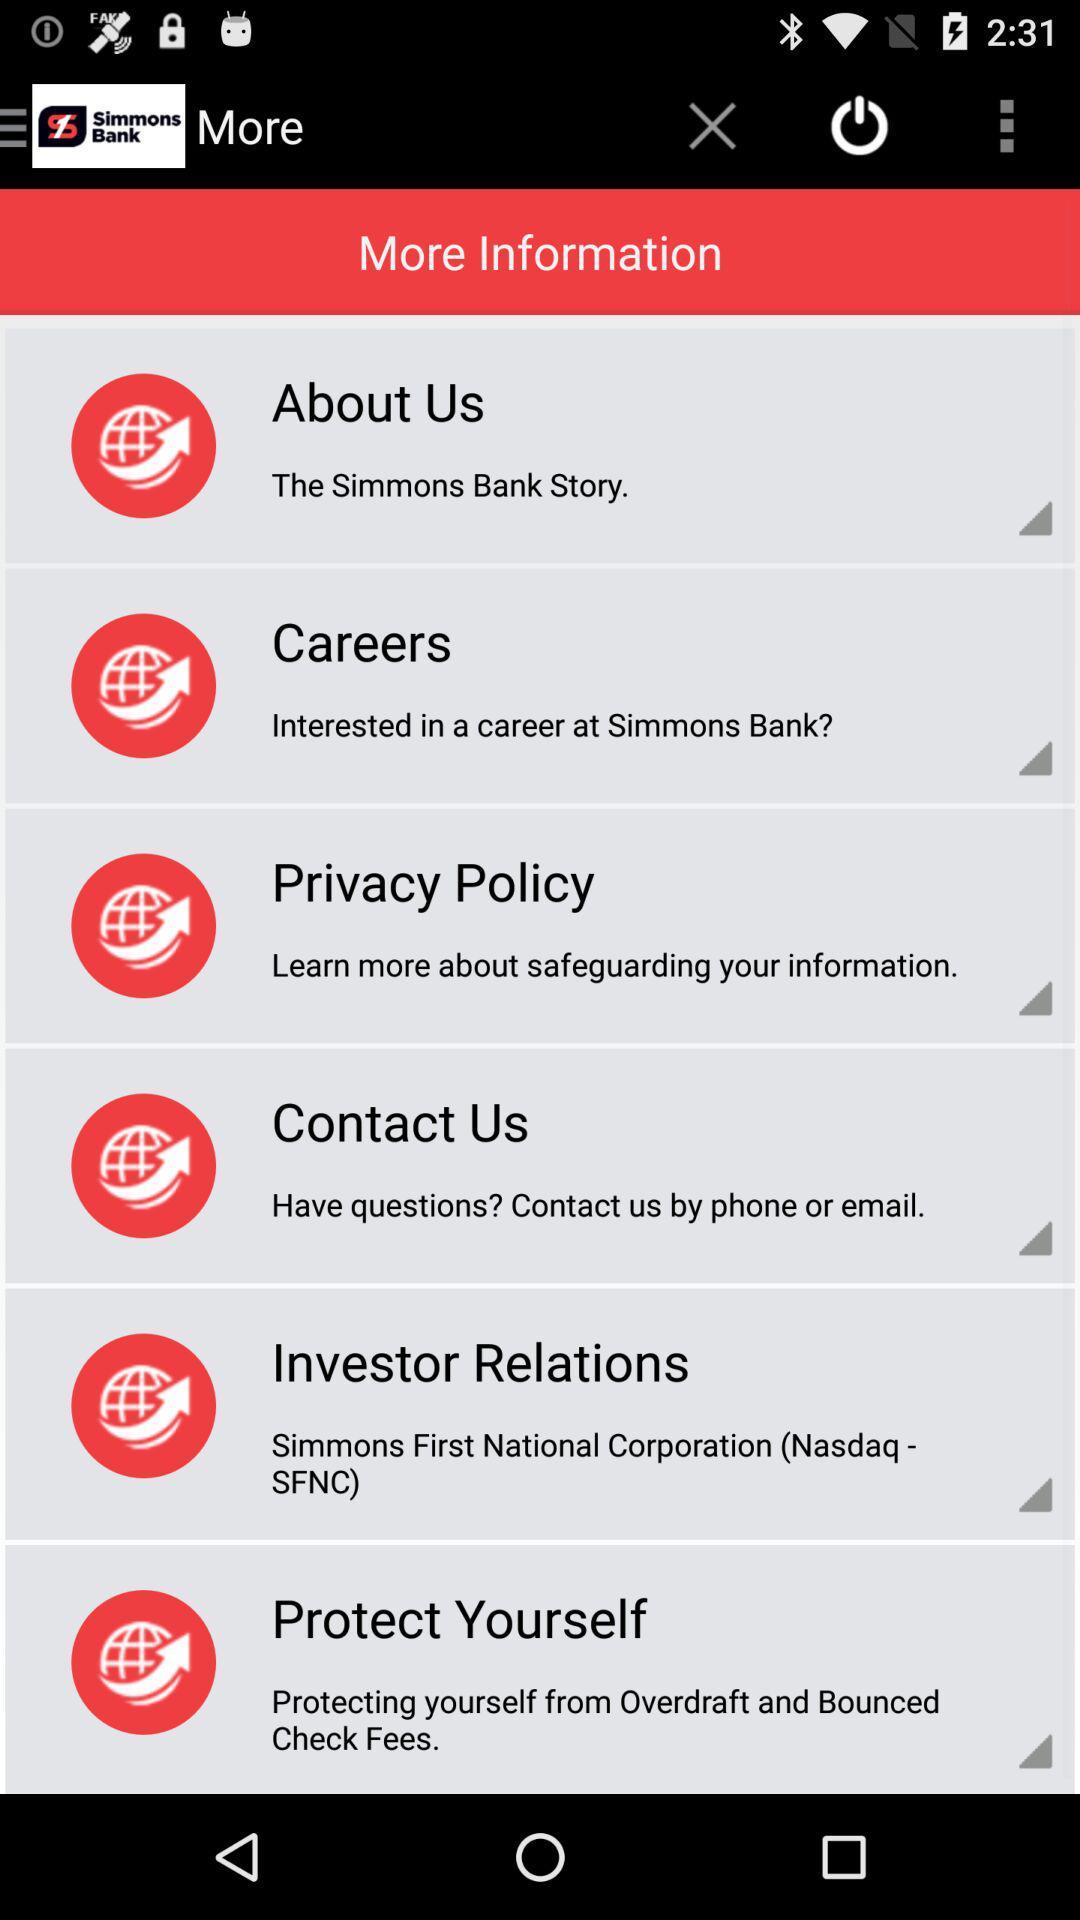 Image resolution: width=1080 pixels, height=1920 pixels. Describe the element at coordinates (711, 124) in the screenshot. I see `the cross icon` at that location.